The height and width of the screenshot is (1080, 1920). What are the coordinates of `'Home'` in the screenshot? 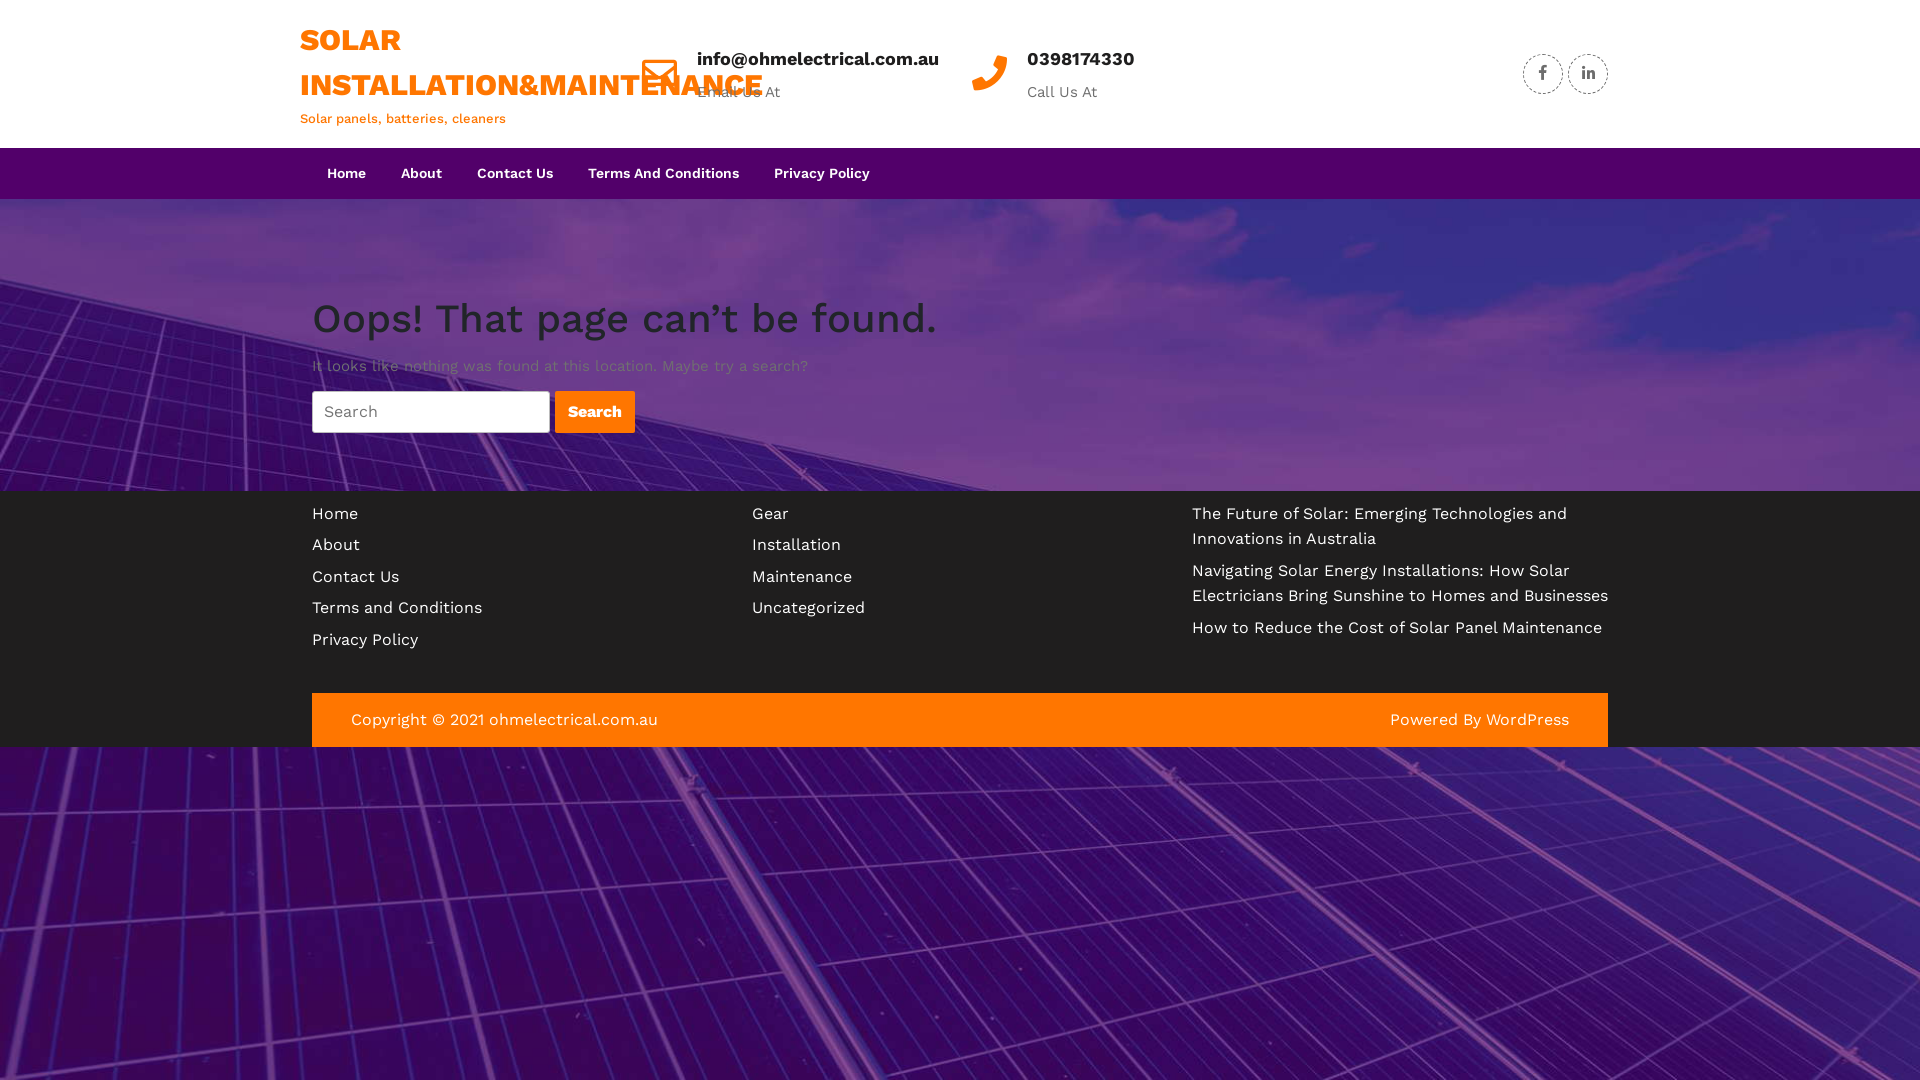 It's located at (311, 172).